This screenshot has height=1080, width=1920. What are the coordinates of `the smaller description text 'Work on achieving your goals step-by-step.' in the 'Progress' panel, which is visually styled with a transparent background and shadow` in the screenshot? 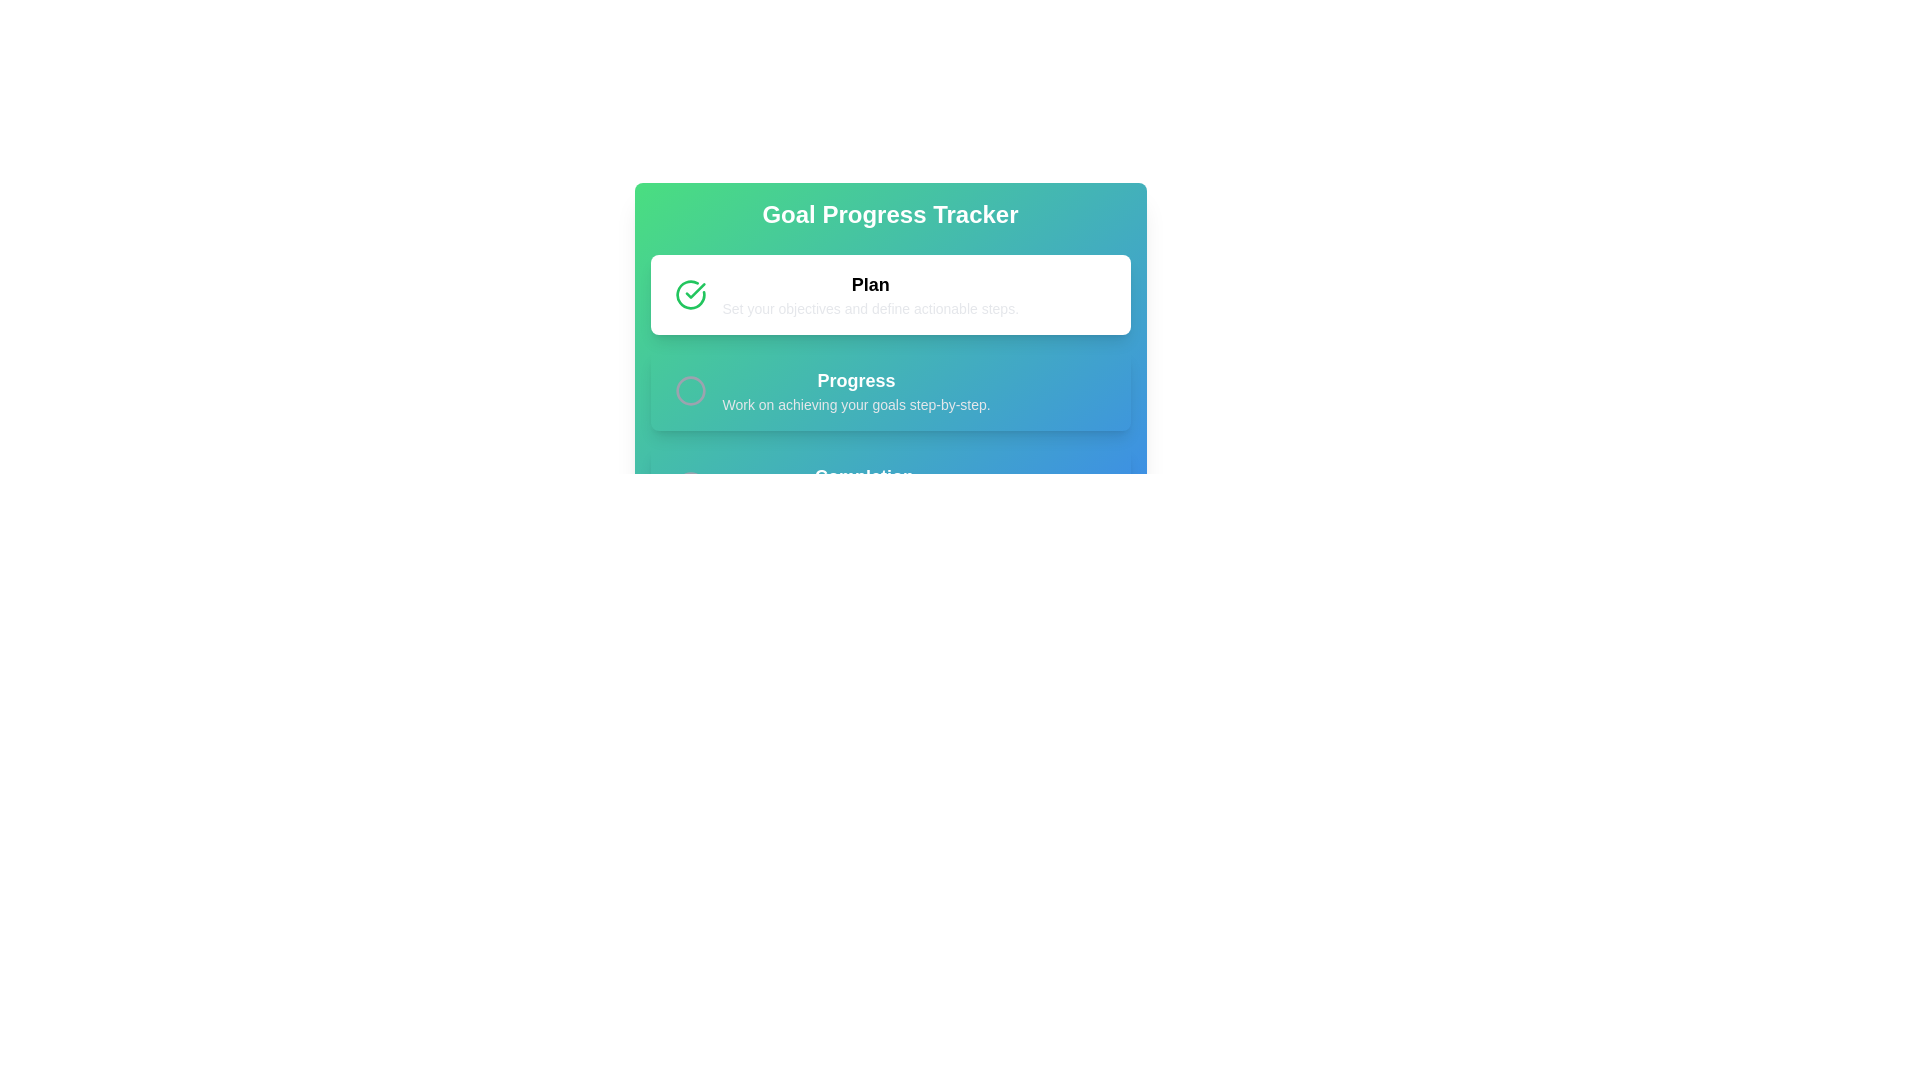 It's located at (889, 390).